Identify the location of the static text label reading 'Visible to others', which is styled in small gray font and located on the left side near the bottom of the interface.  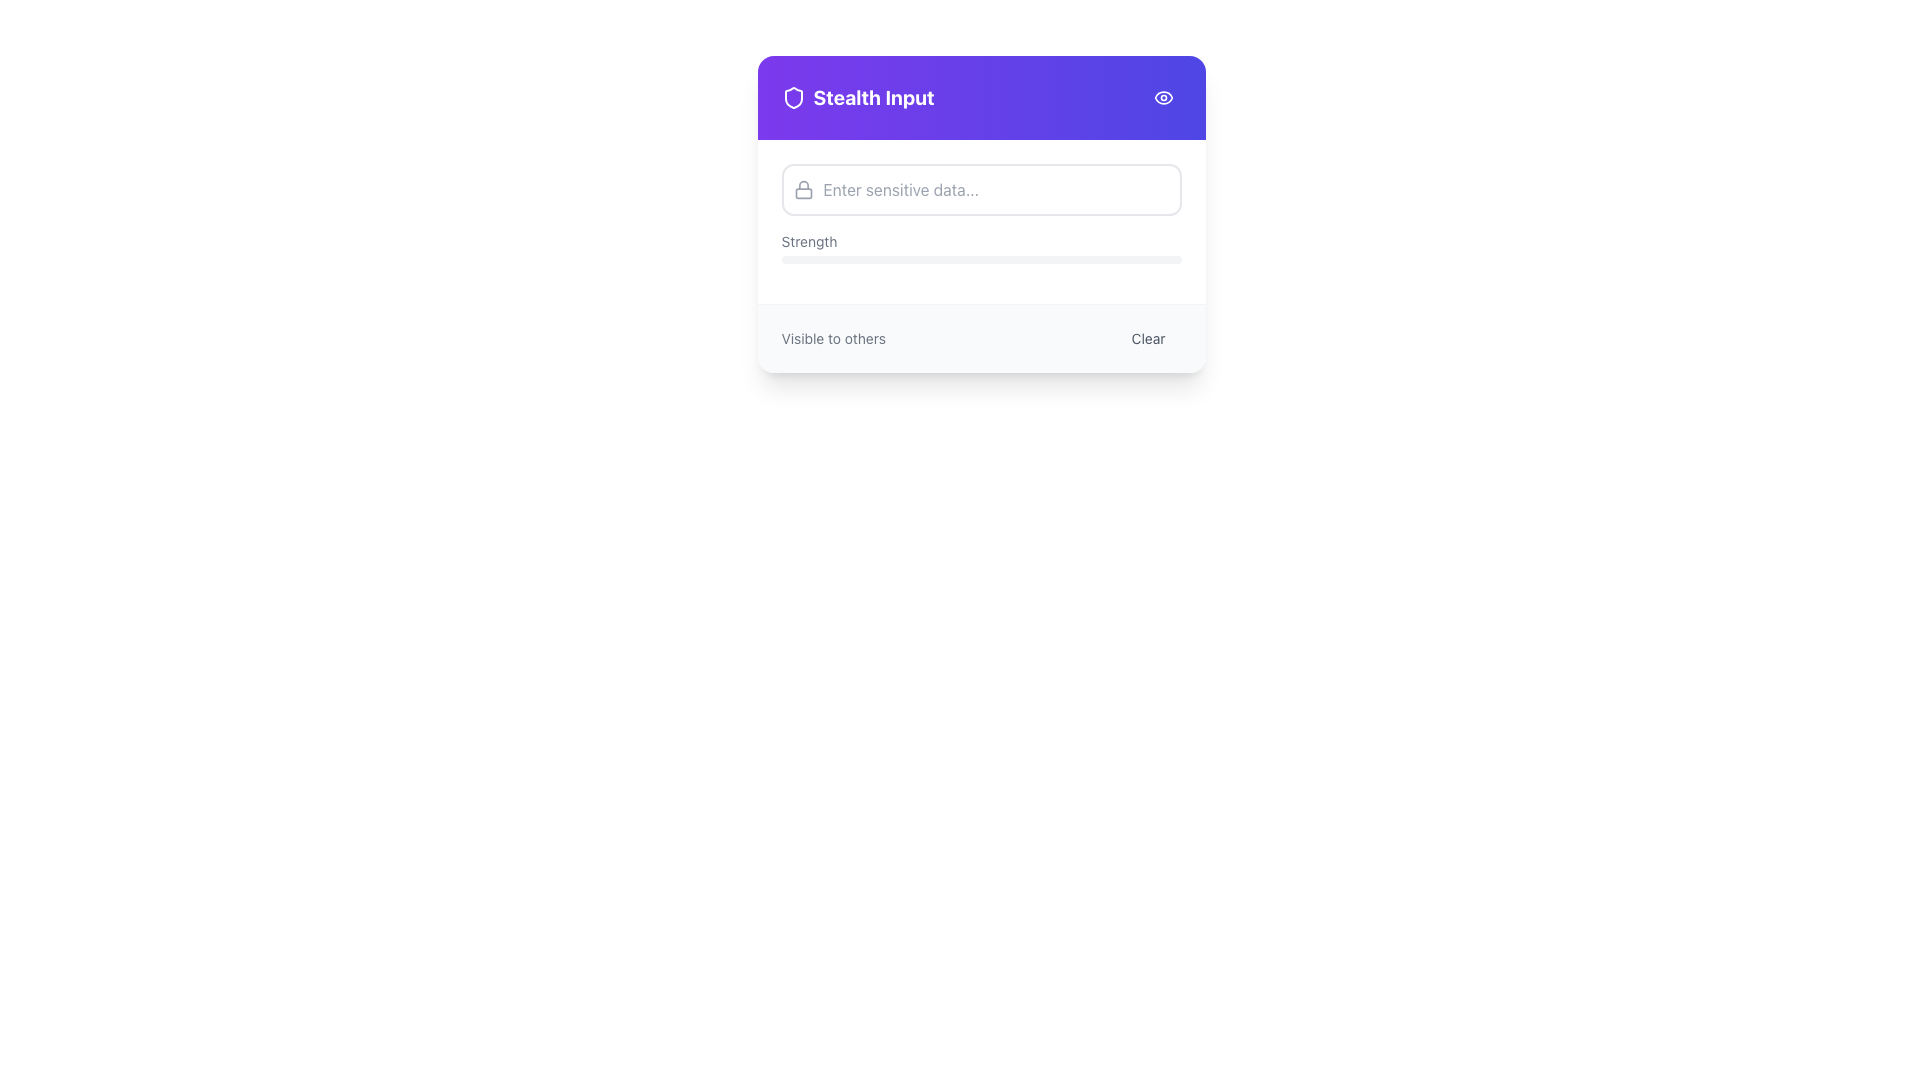
(833, 338).